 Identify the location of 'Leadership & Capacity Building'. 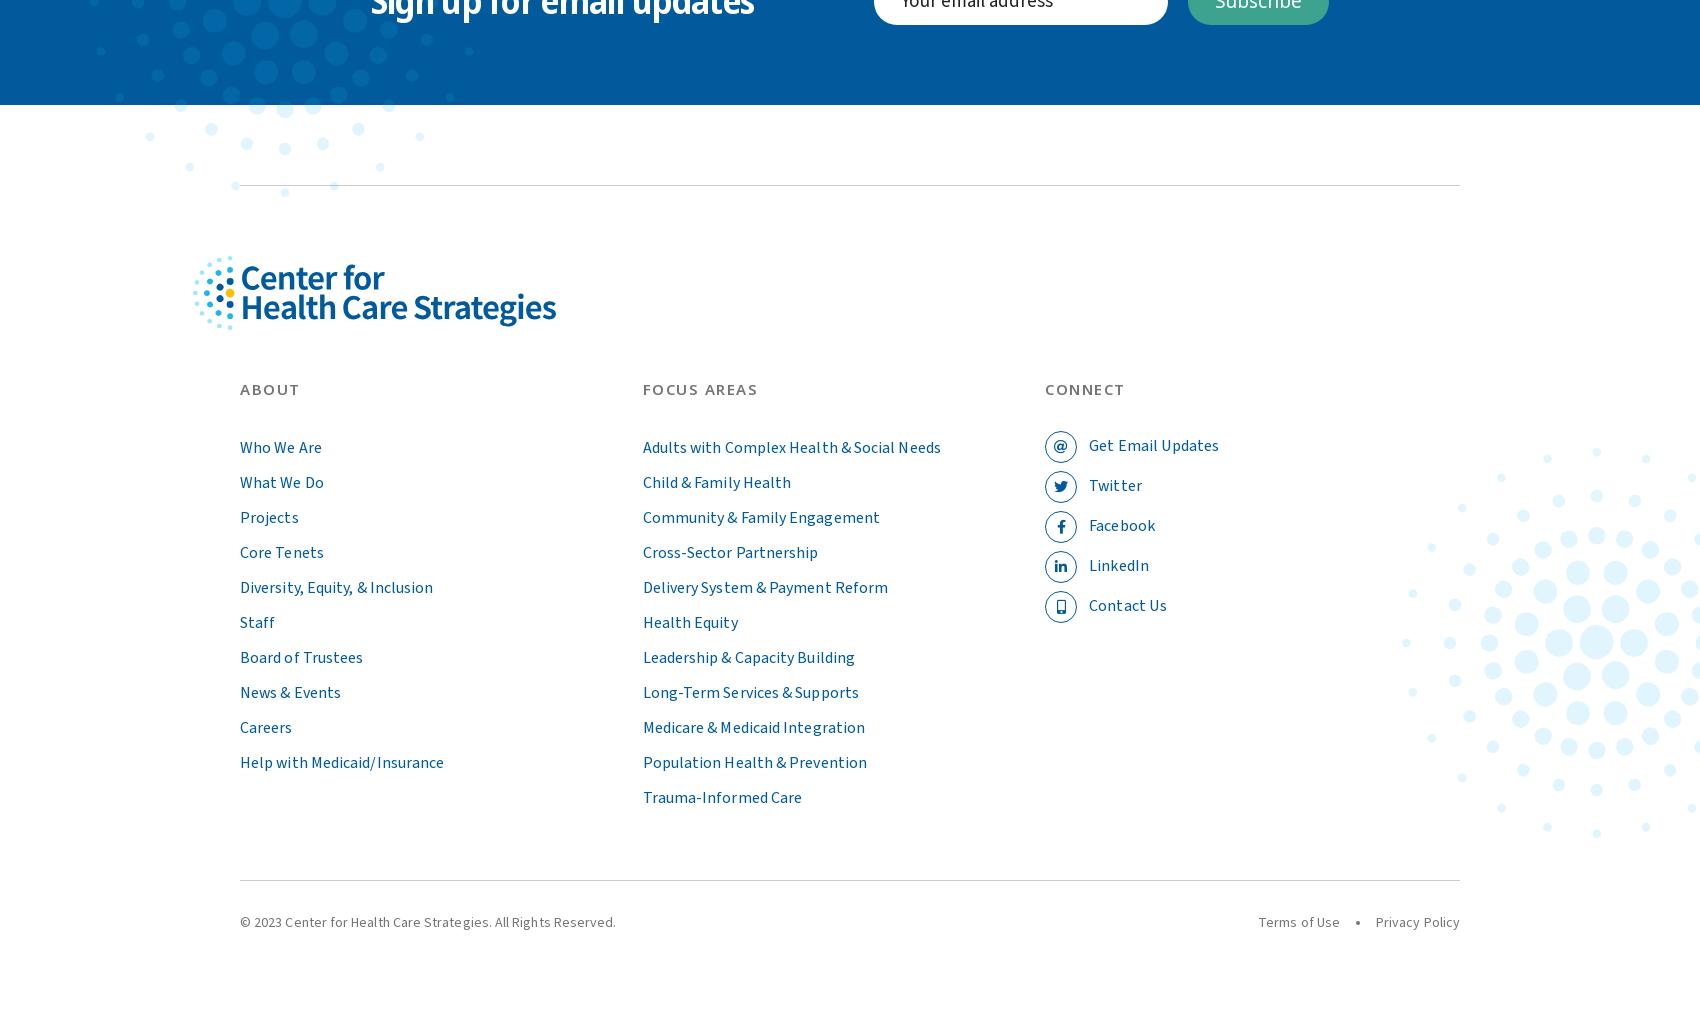
(747, 656).